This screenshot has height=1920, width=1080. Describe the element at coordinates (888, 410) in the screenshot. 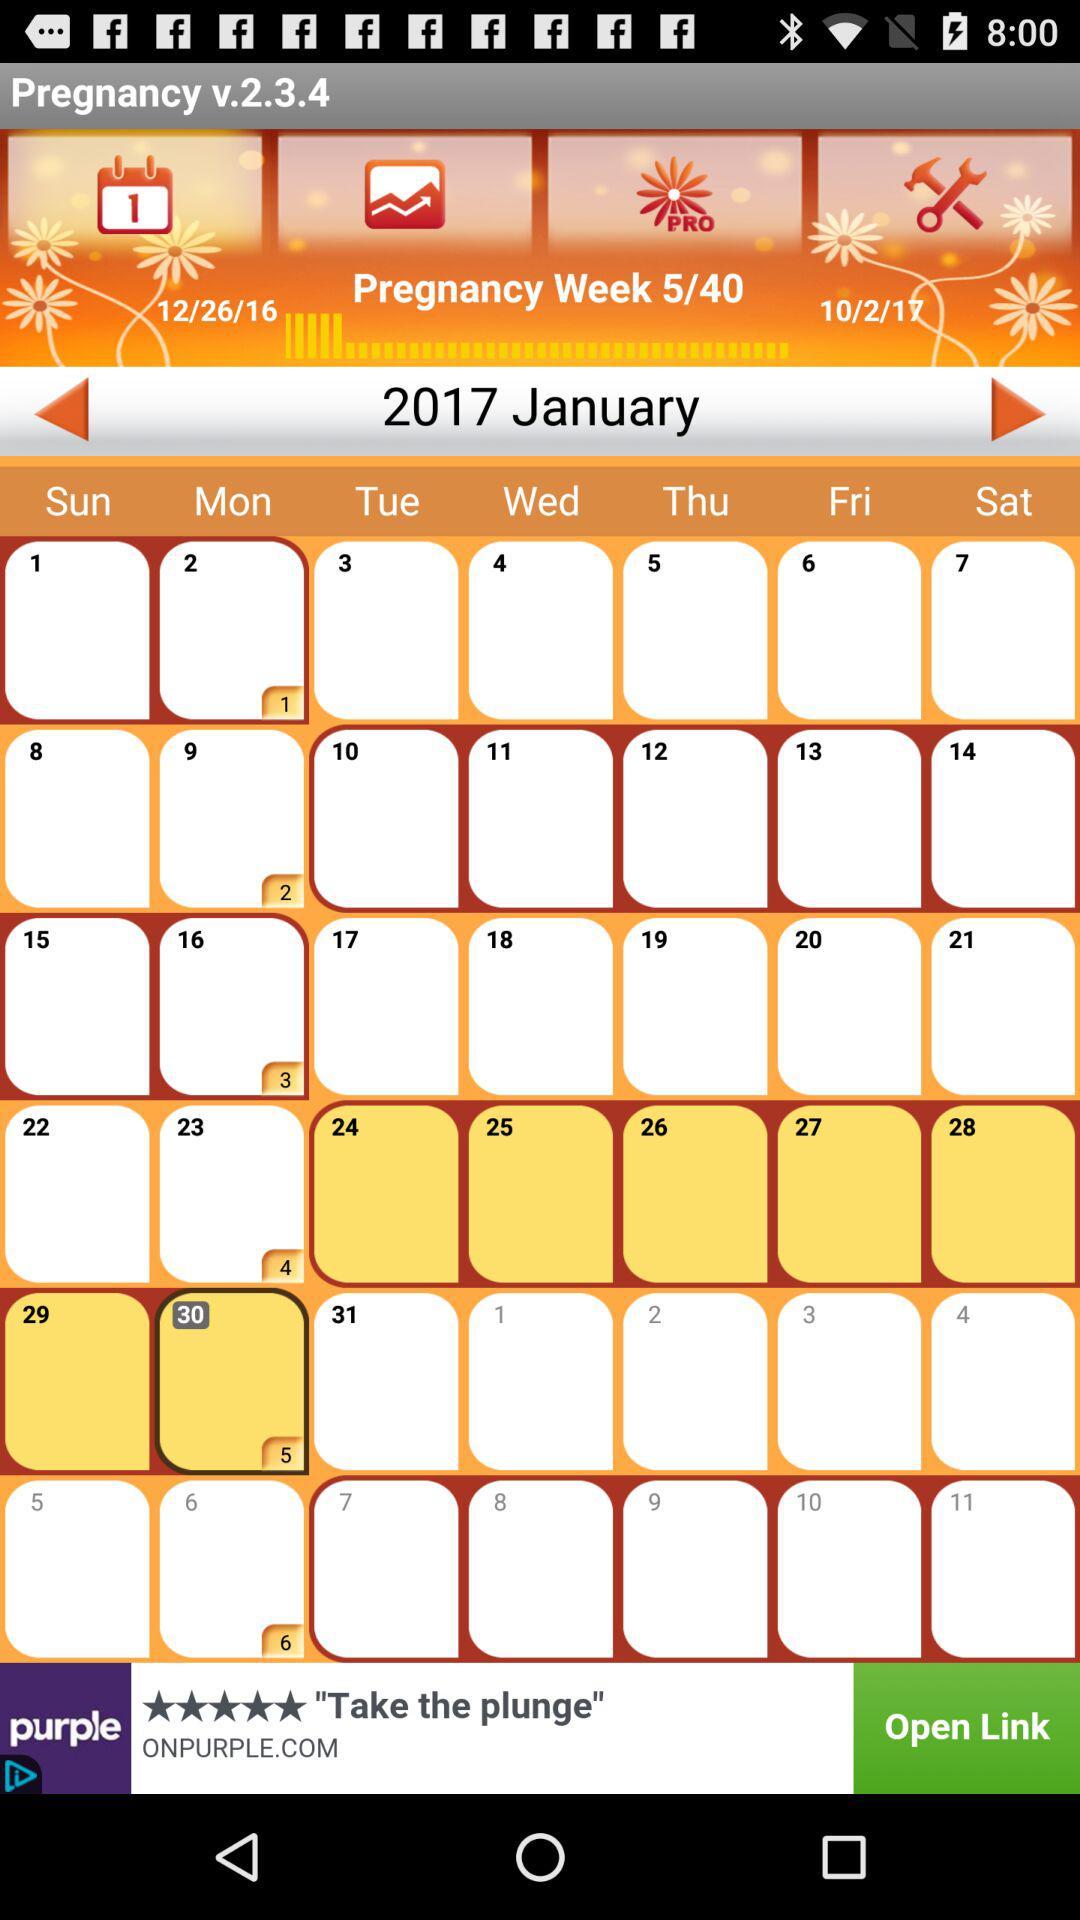

I see `next month` at that location.